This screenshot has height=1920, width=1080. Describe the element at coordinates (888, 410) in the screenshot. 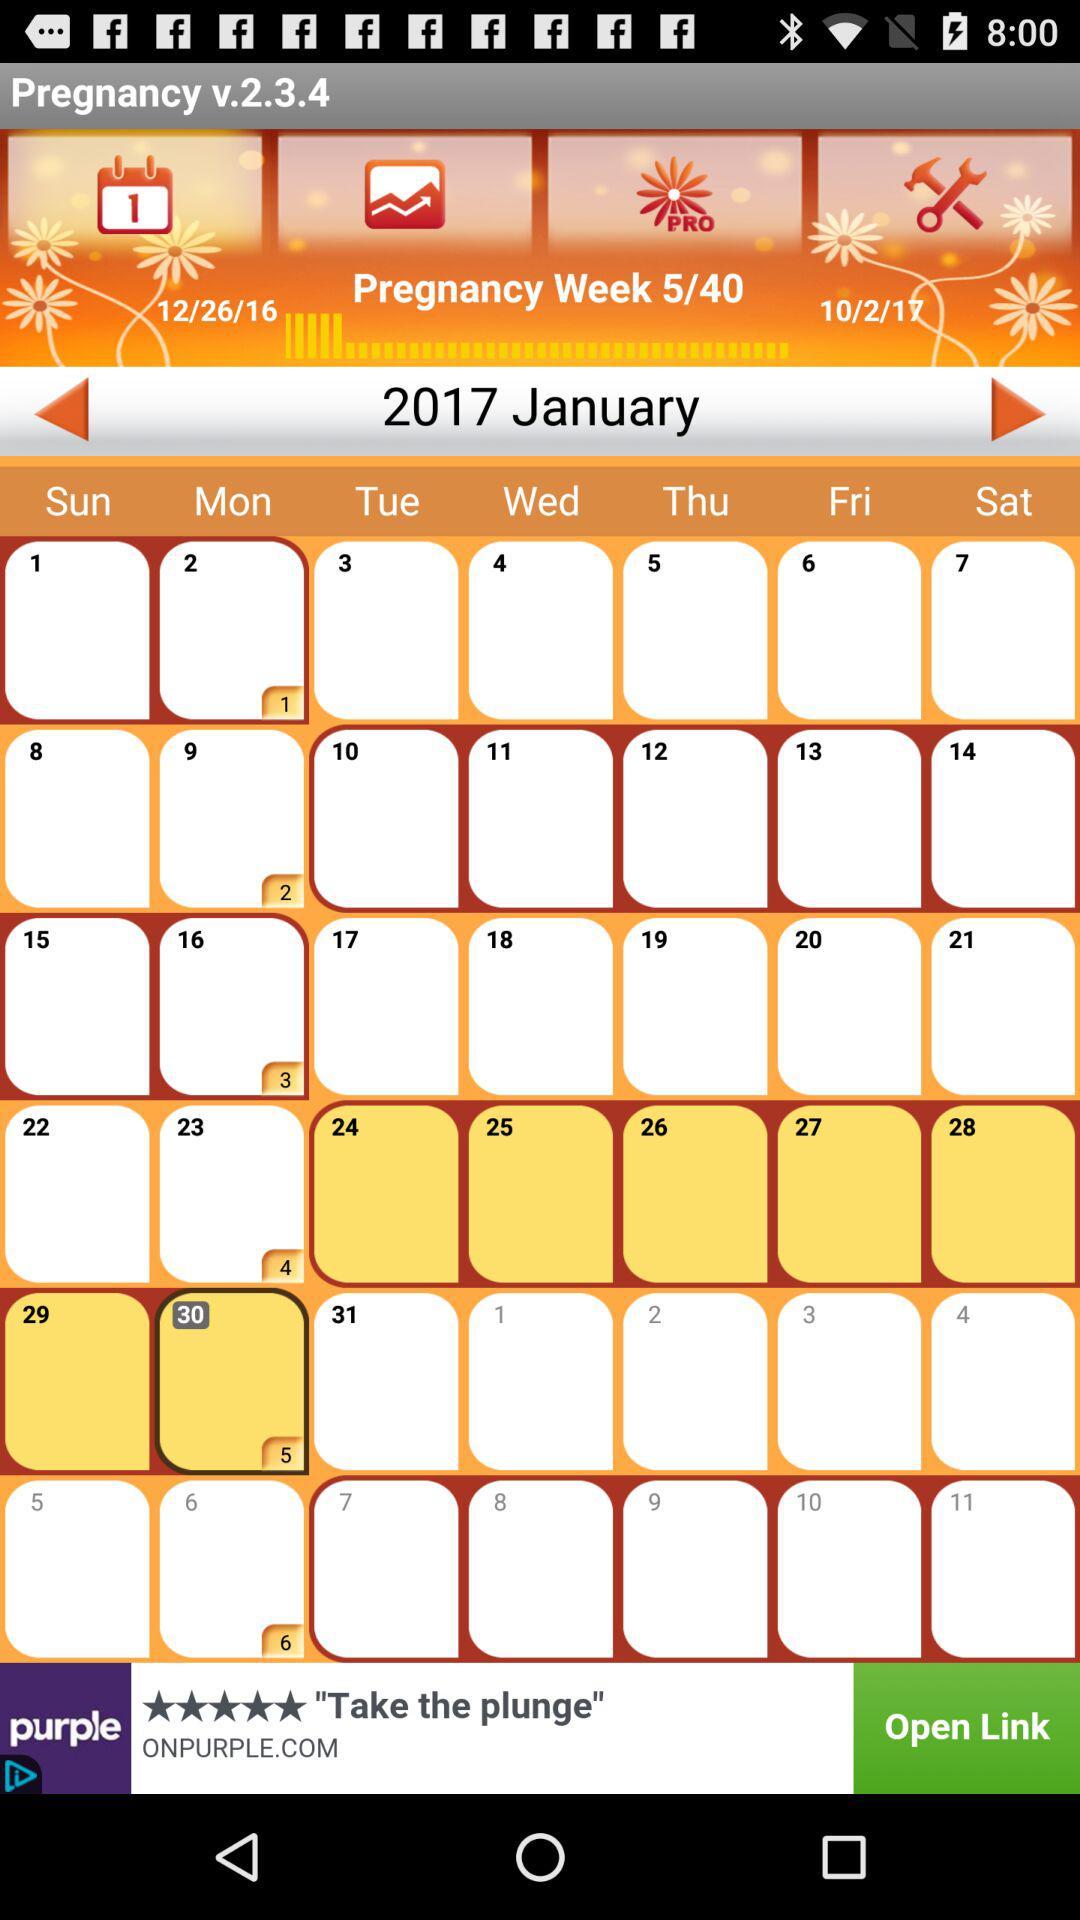

I see `next month` at that location.